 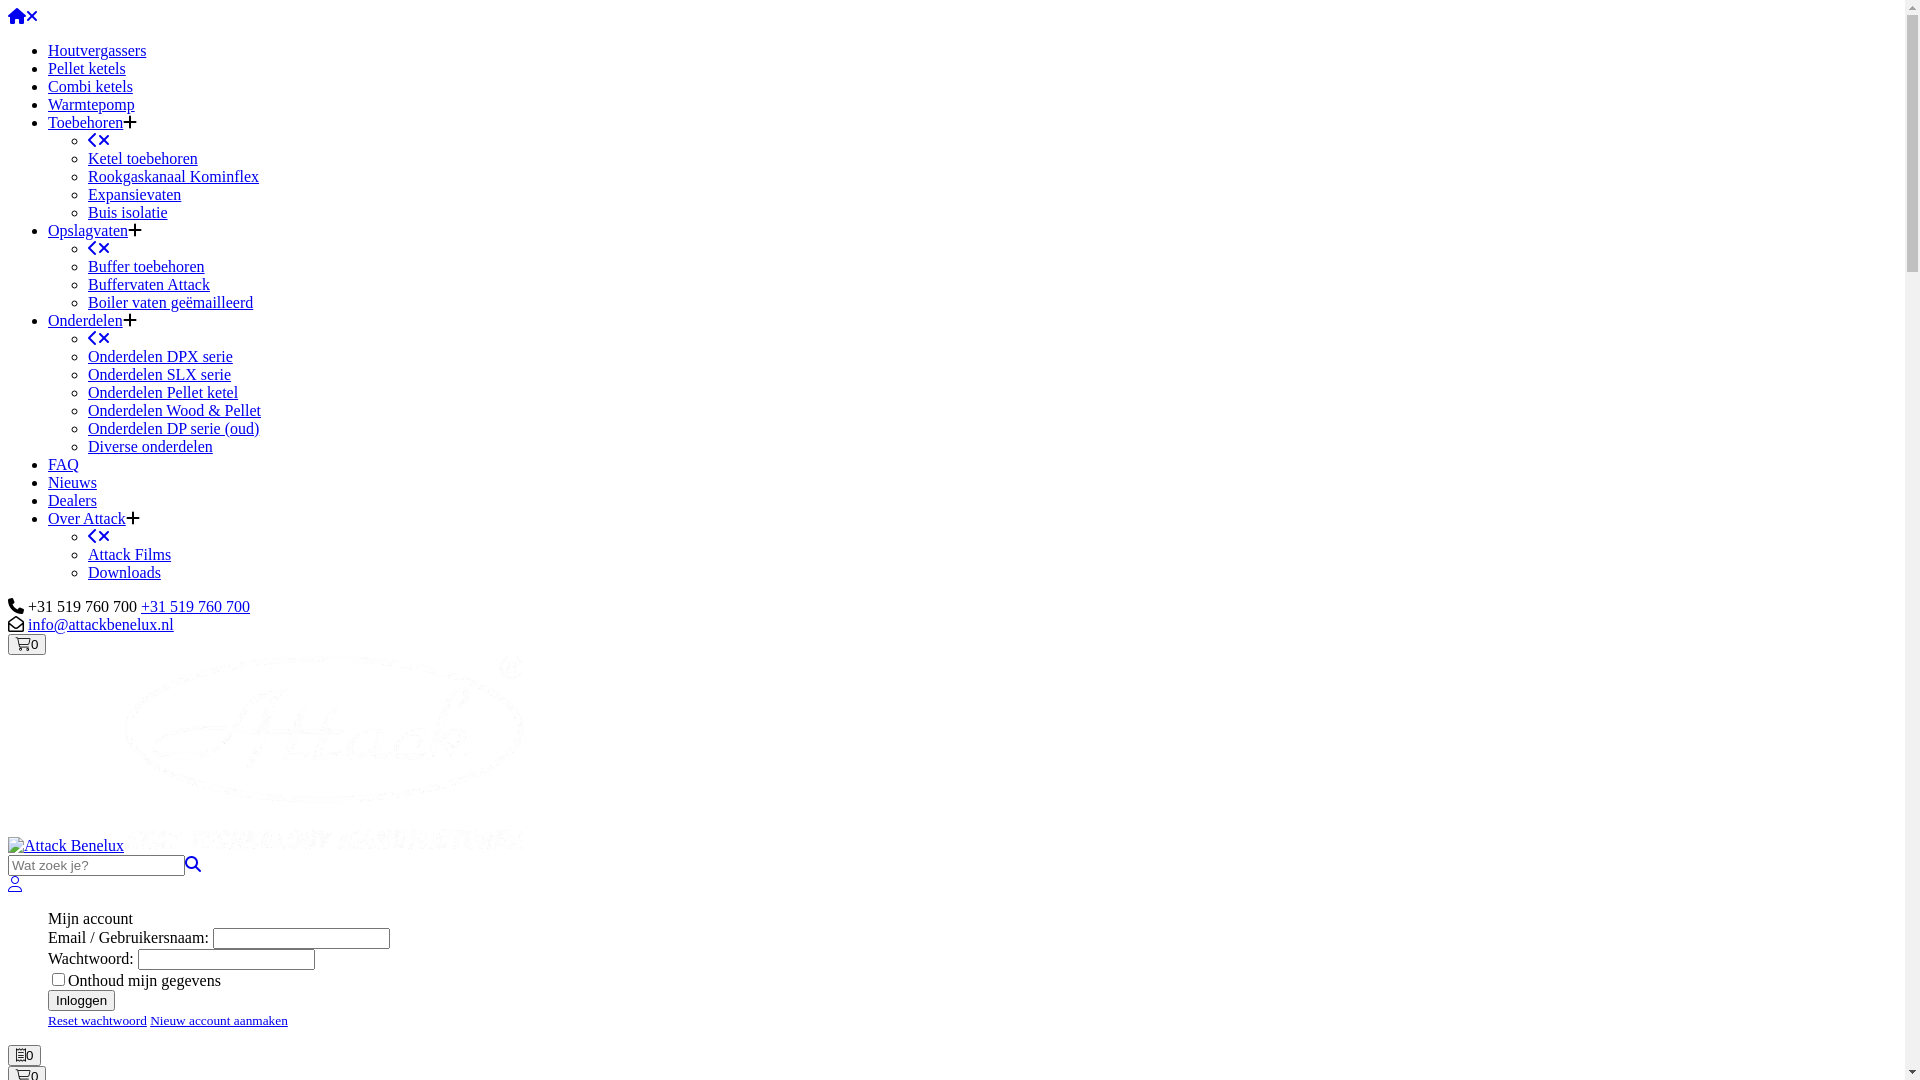 What do you see at coordinates (86, 212) in the screenshot?
I see `'Buis isolatie'` at bounding box center [86, 212].